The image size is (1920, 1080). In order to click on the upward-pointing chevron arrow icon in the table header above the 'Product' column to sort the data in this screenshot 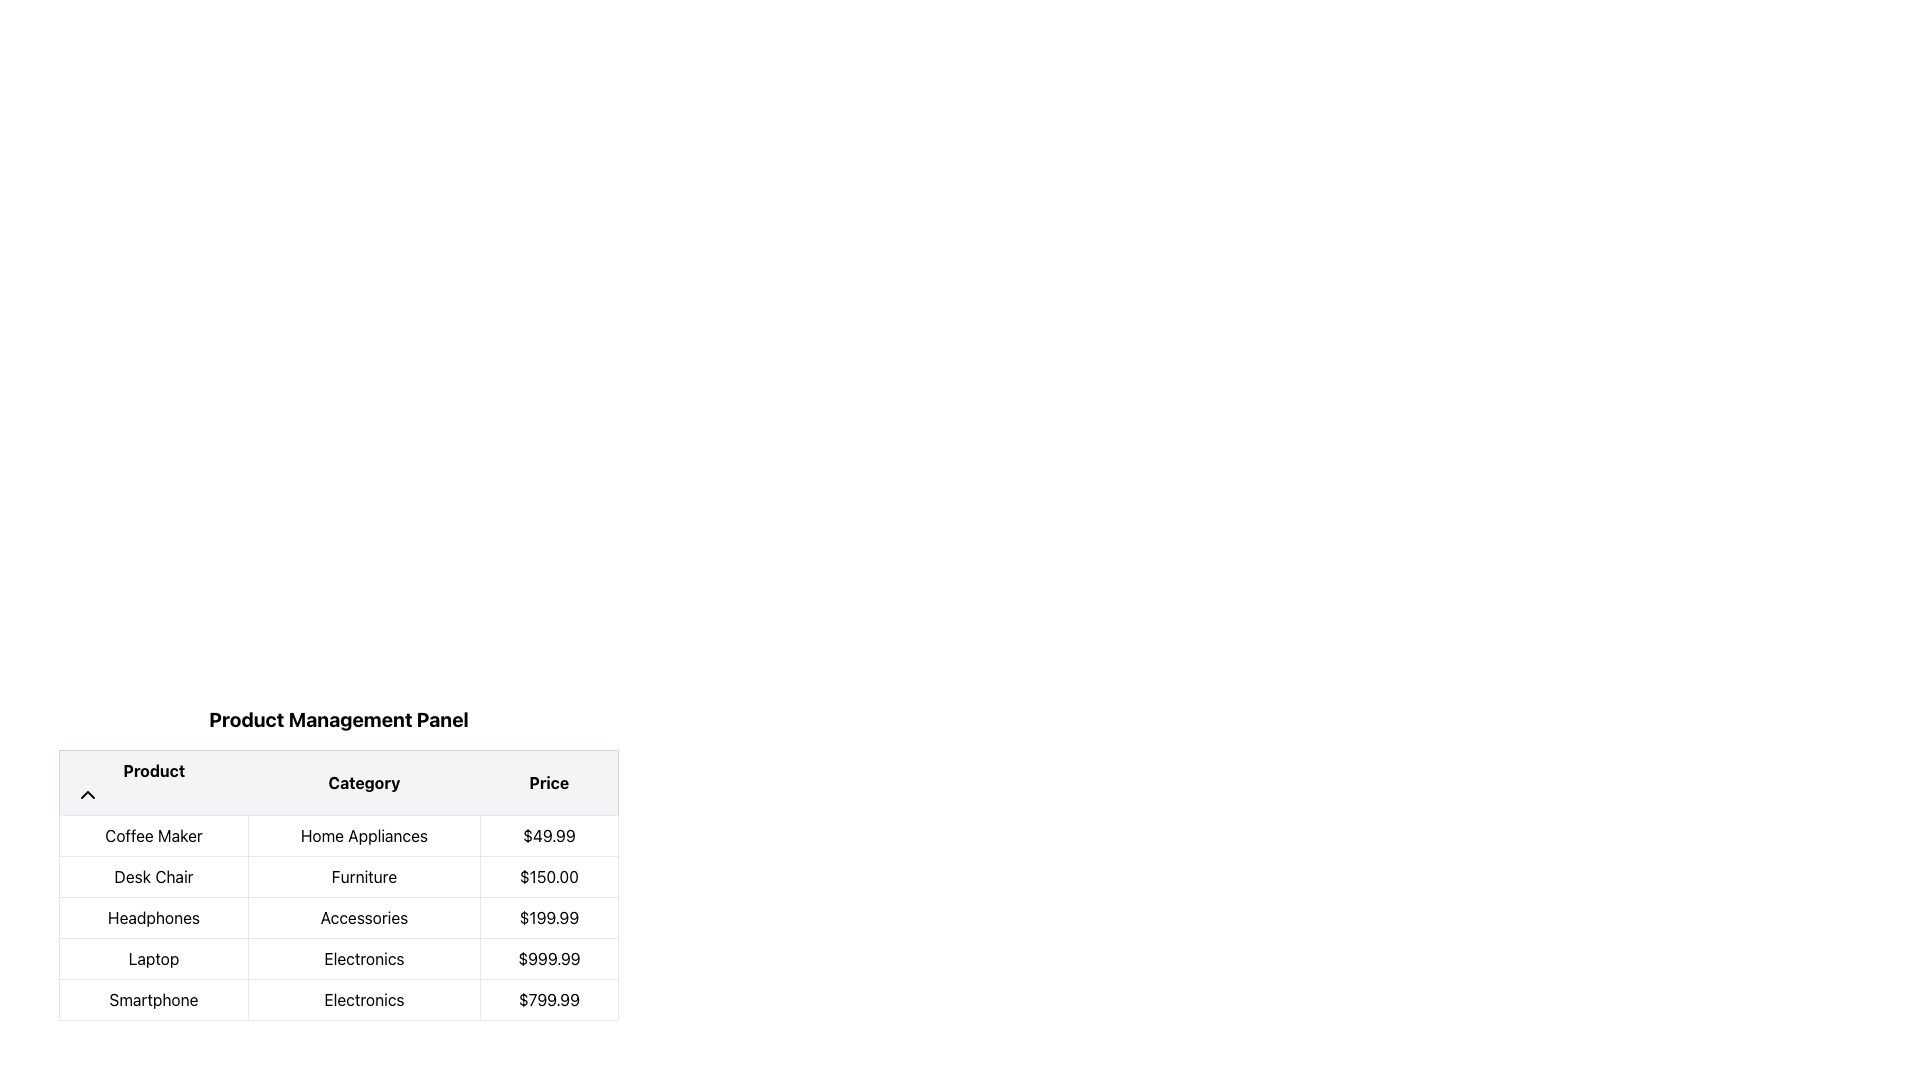, I will do `click(86, 793)`.